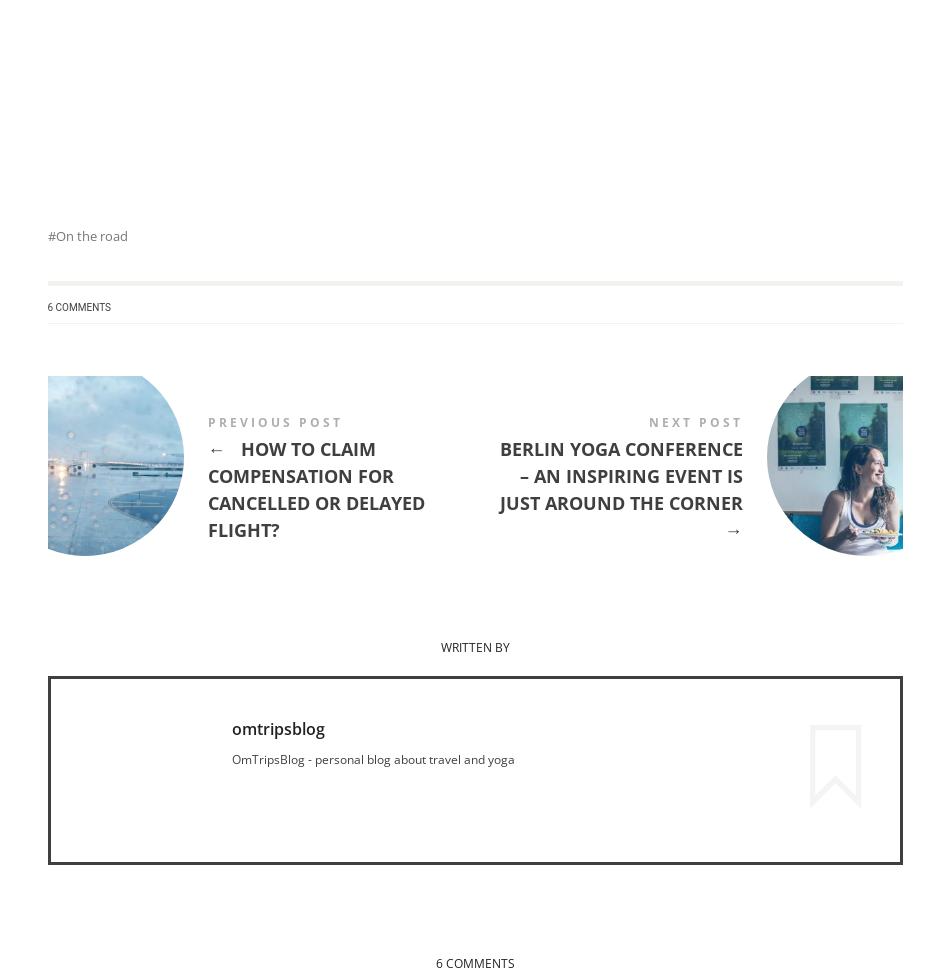 This screenshot has height=972, width=950. Describe the element at coordinates (371, 757) in the screenshot. I see `'OmTripsBlog - personal blog about travel and yoga'` at that location.